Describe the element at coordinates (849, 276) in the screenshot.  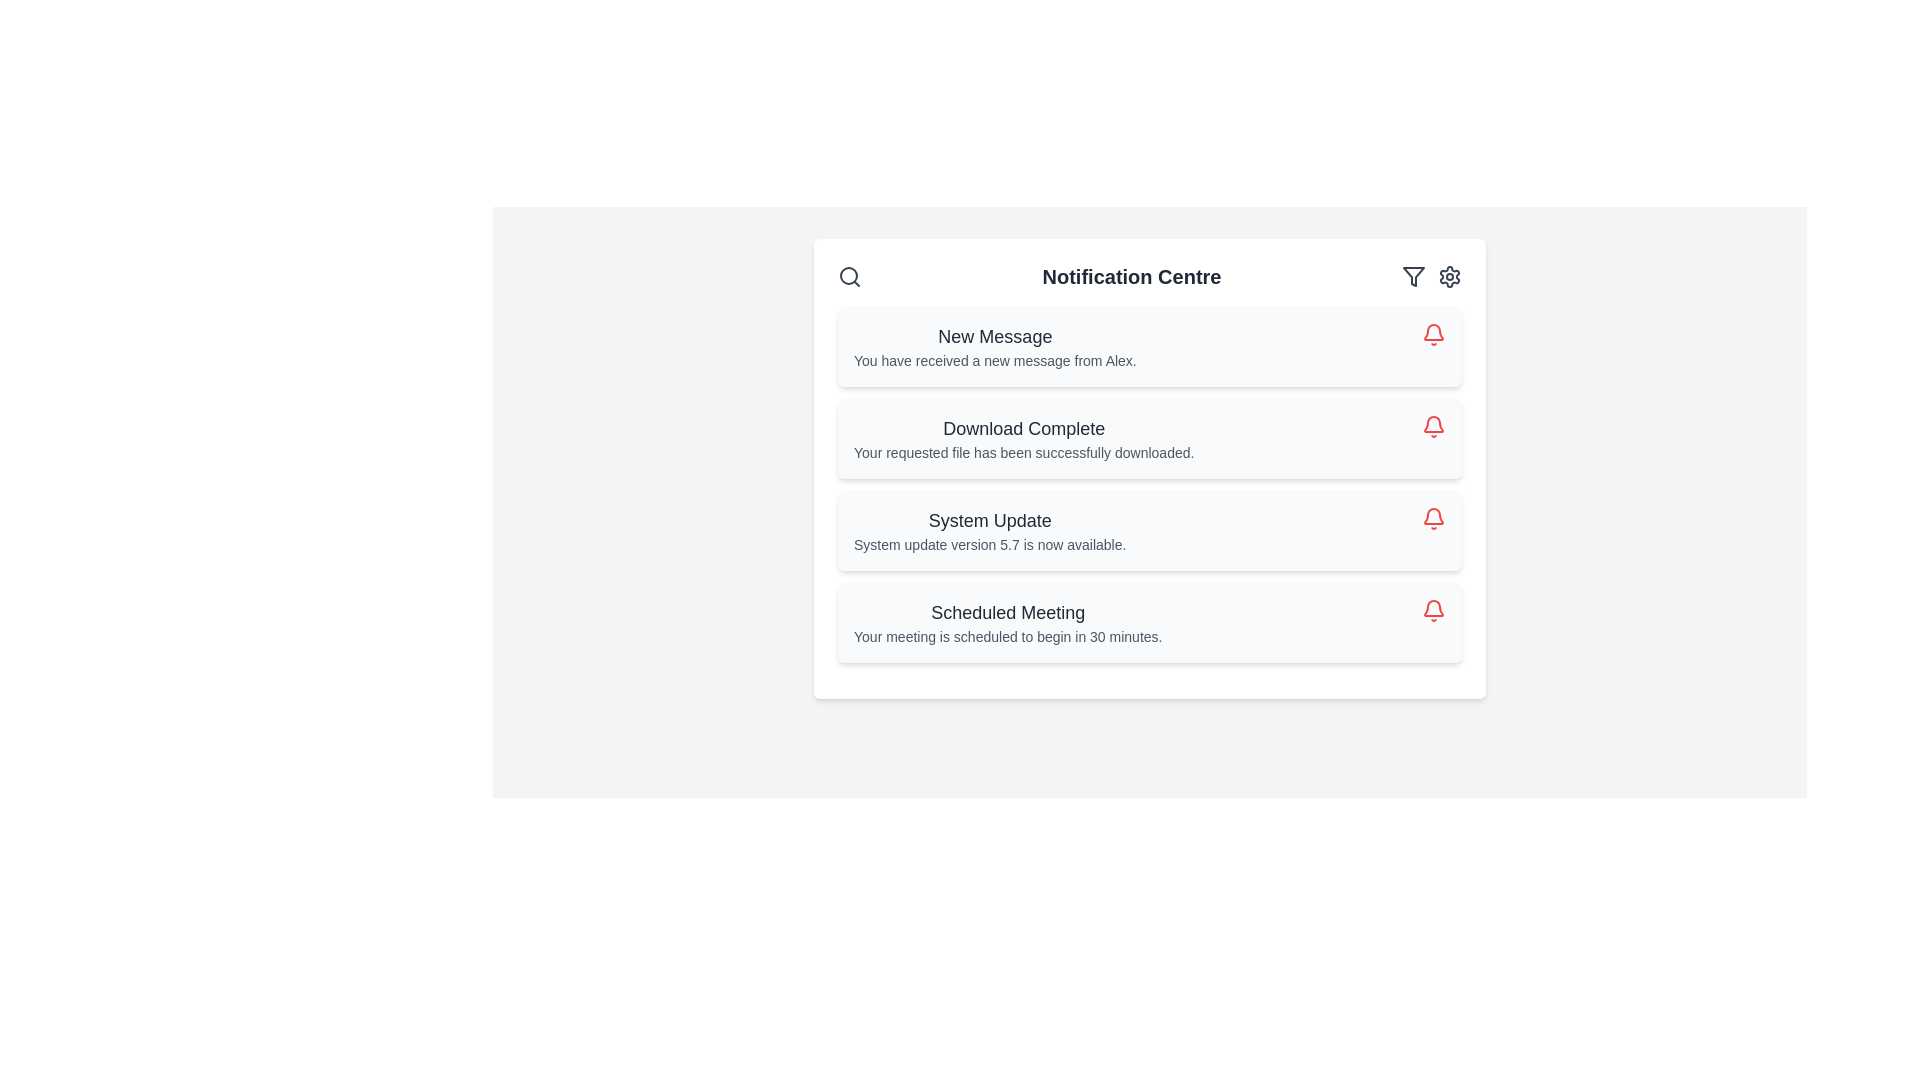
I see `the decorative circle element within the search icon located in the top-left corner of the notification center header` at that location.